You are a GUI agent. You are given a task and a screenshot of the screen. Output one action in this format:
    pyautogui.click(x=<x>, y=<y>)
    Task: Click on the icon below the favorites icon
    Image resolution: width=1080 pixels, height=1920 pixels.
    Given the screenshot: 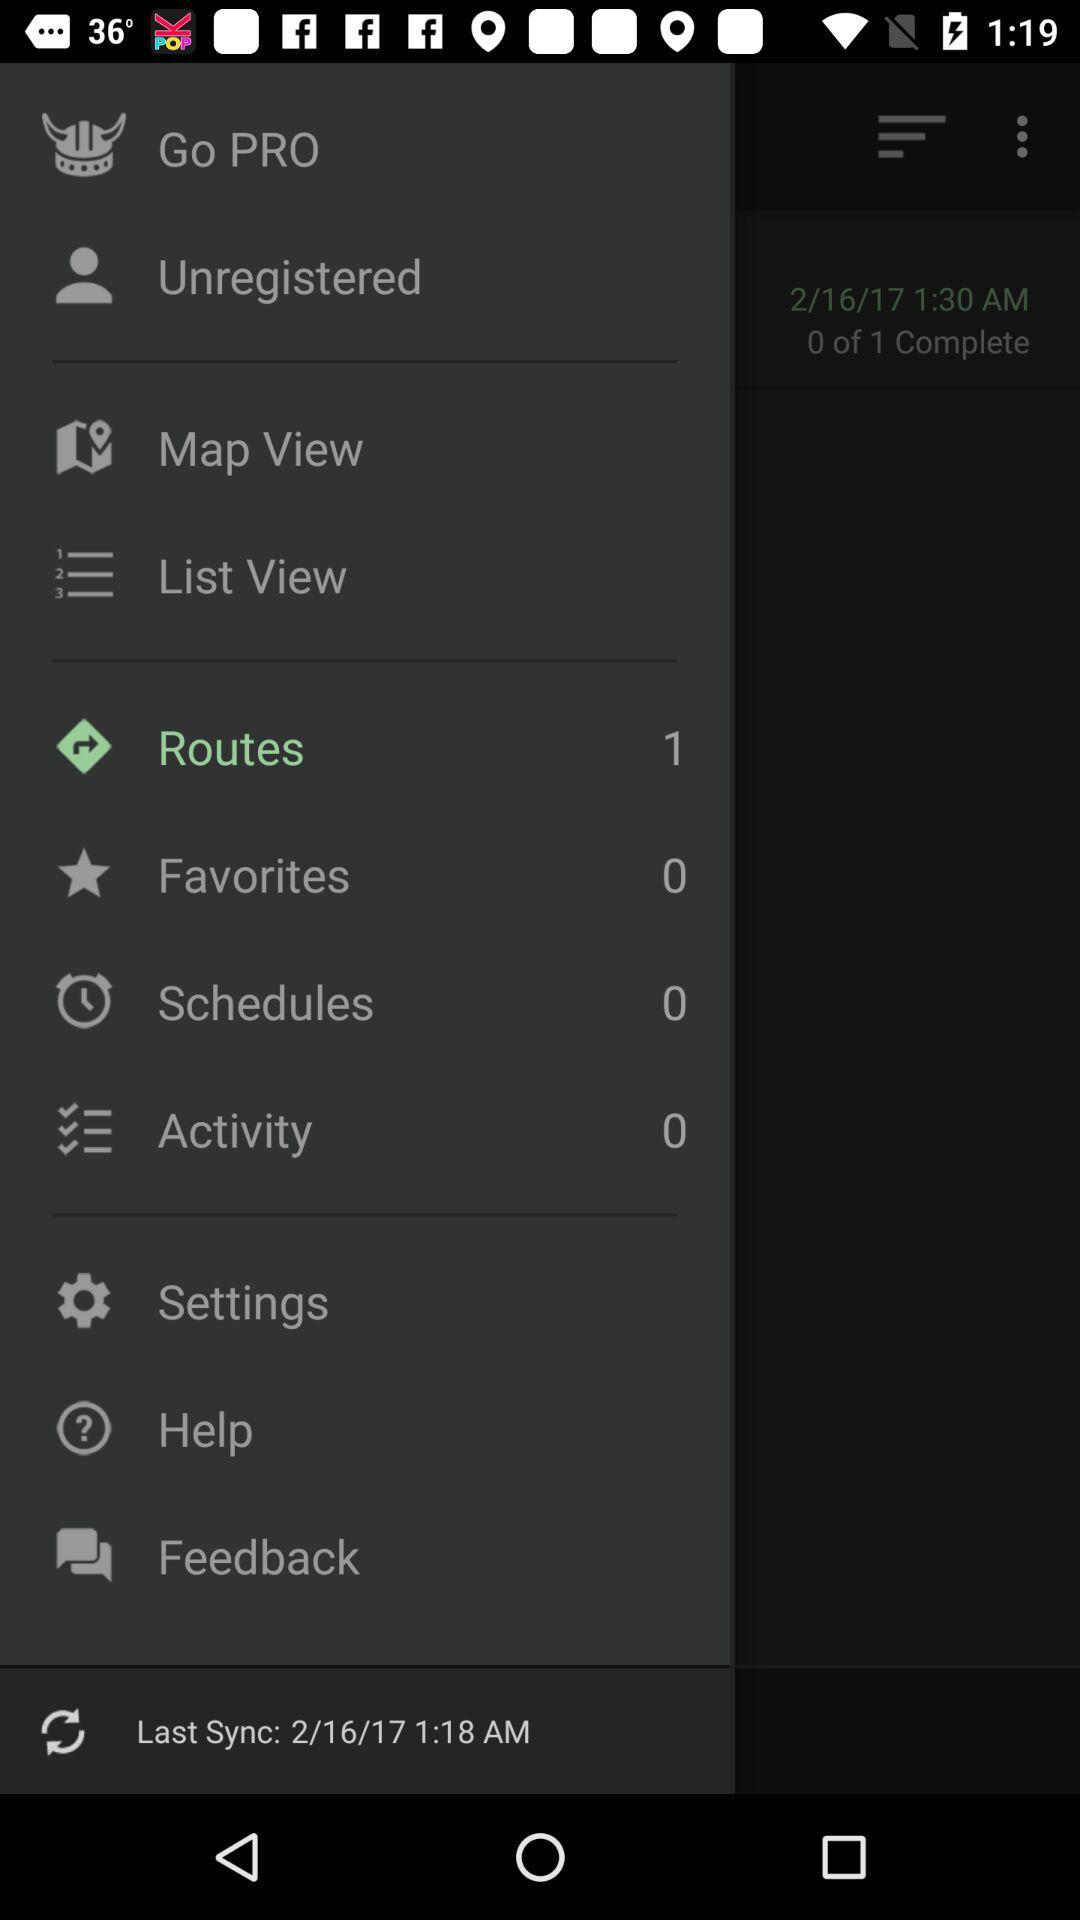 What is the action you would take?
    pyautogui.click(x=404, y=1001)
    